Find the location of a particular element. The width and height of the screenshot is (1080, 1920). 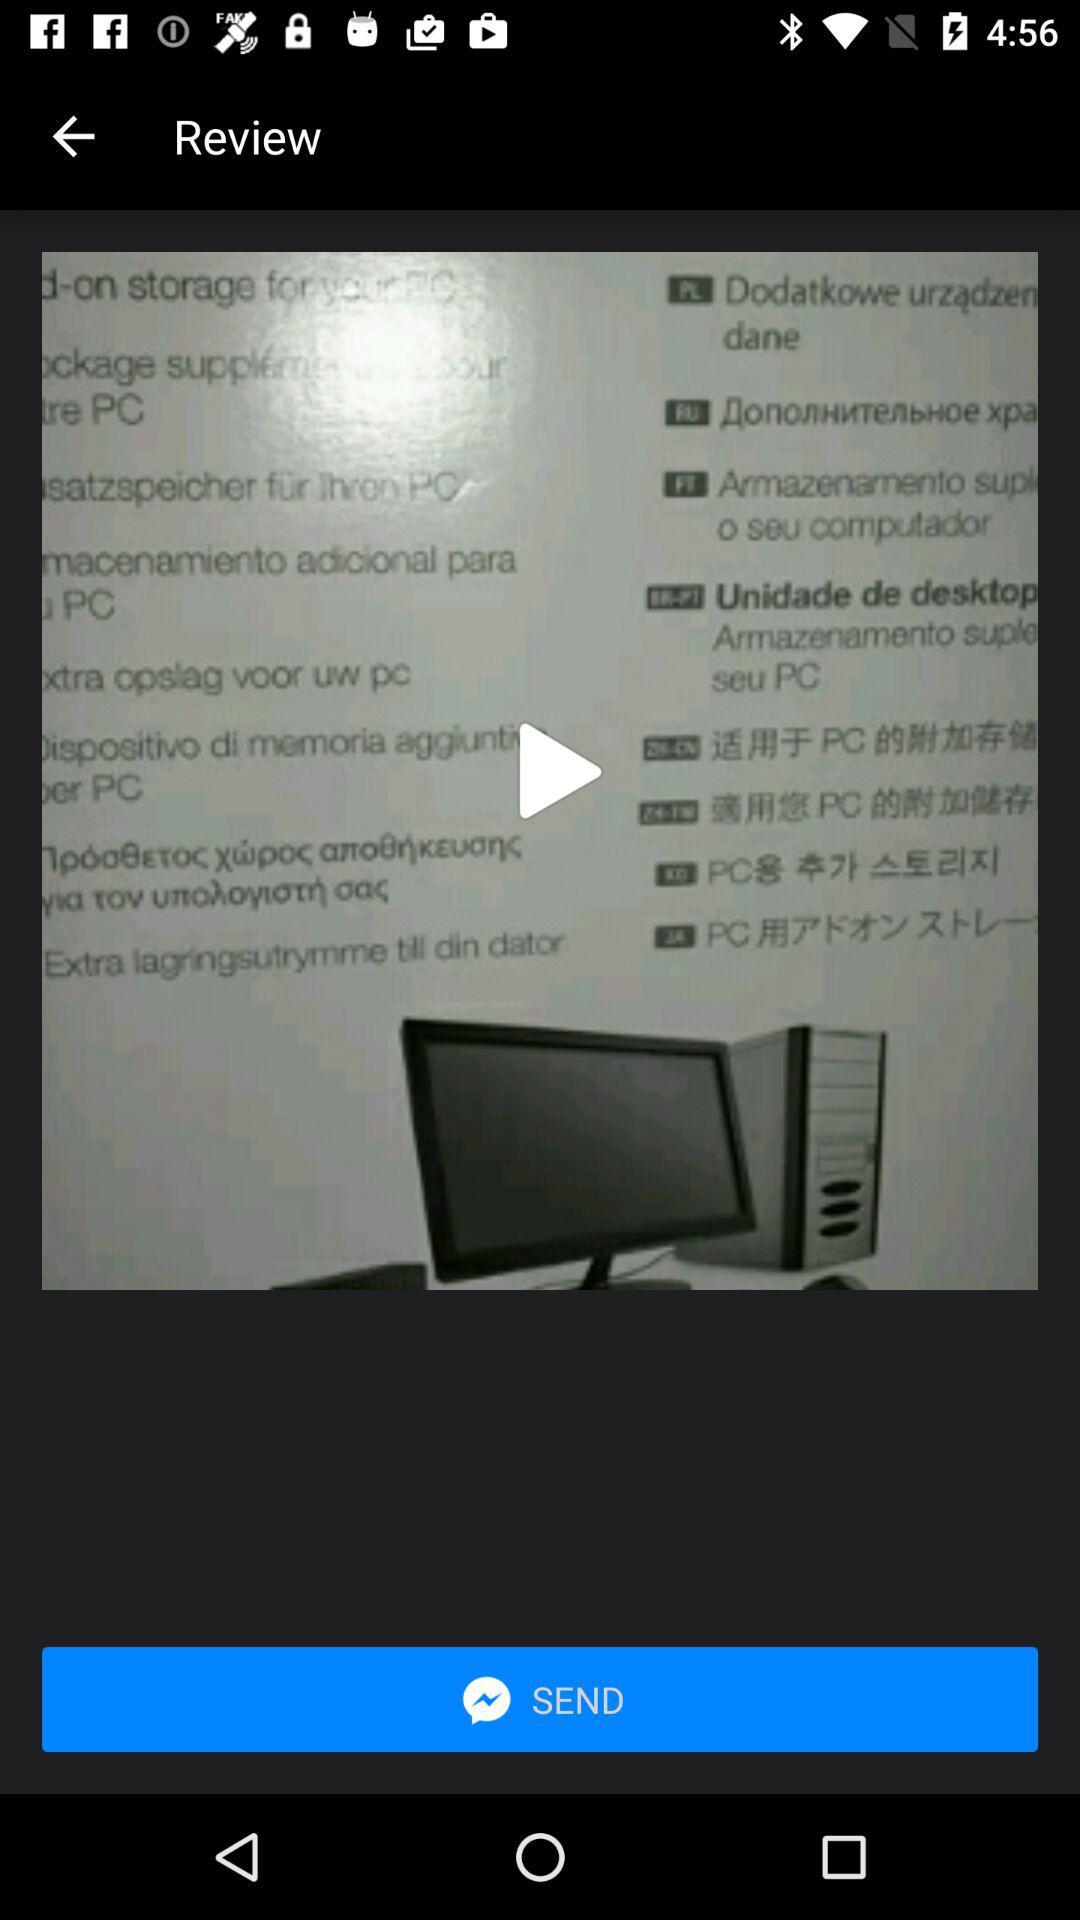

the item next to review app is located at coordinates (72, 135).